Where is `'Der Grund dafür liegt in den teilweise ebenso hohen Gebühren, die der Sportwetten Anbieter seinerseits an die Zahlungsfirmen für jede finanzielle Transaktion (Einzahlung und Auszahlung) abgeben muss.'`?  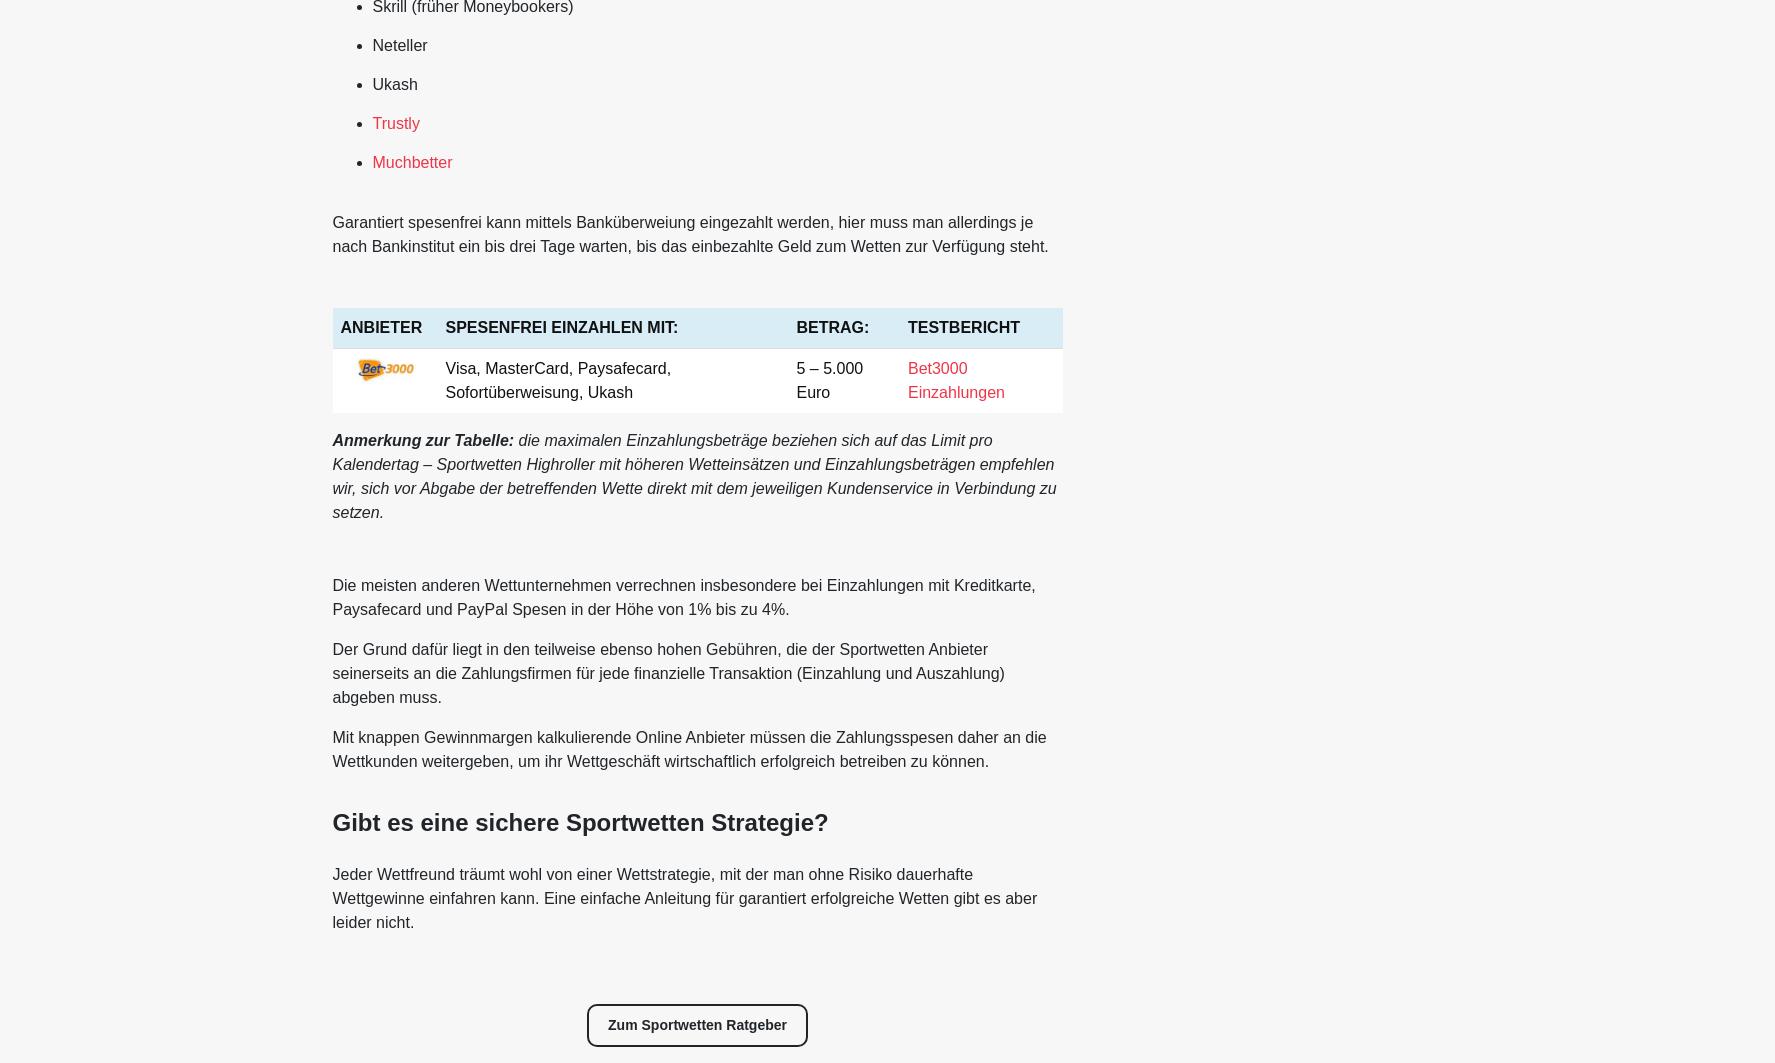
'Der Grund dafür liegt in den teilweise ebenso hohen Gebühren, die der Sportwetten Anbieter seinerseits an die Zahlungsfirmen für jede finanzielle Transaktion (Einzahlung und Auszahlung) abgeben muss.' is located at coordinates (666, 671).